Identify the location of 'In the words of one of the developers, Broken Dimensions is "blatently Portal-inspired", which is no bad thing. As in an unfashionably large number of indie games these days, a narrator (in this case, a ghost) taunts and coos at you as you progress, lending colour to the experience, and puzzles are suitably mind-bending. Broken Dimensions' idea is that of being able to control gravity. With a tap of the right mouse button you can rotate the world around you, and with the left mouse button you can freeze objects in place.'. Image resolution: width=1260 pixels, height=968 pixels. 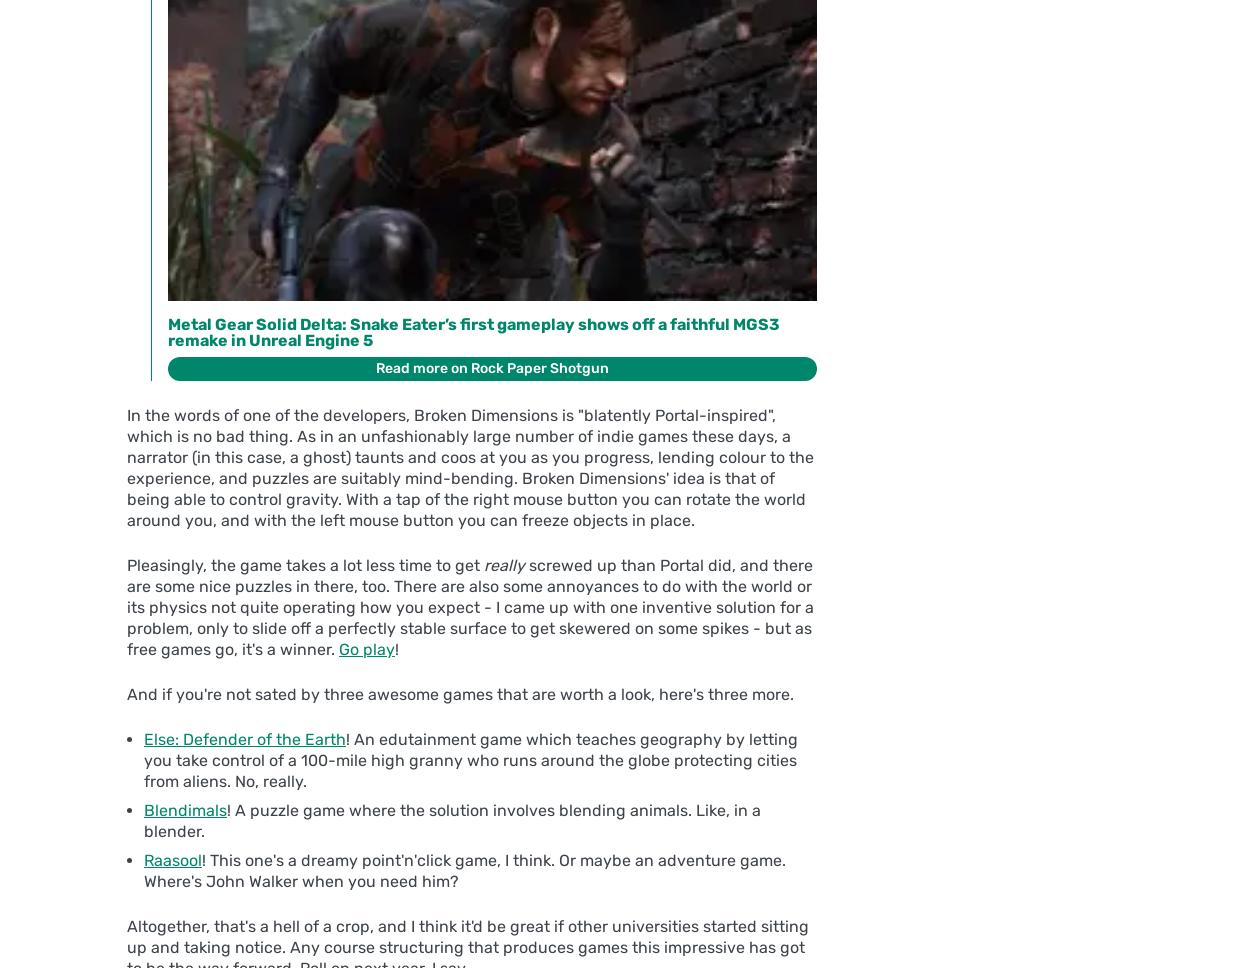
(470, 467).